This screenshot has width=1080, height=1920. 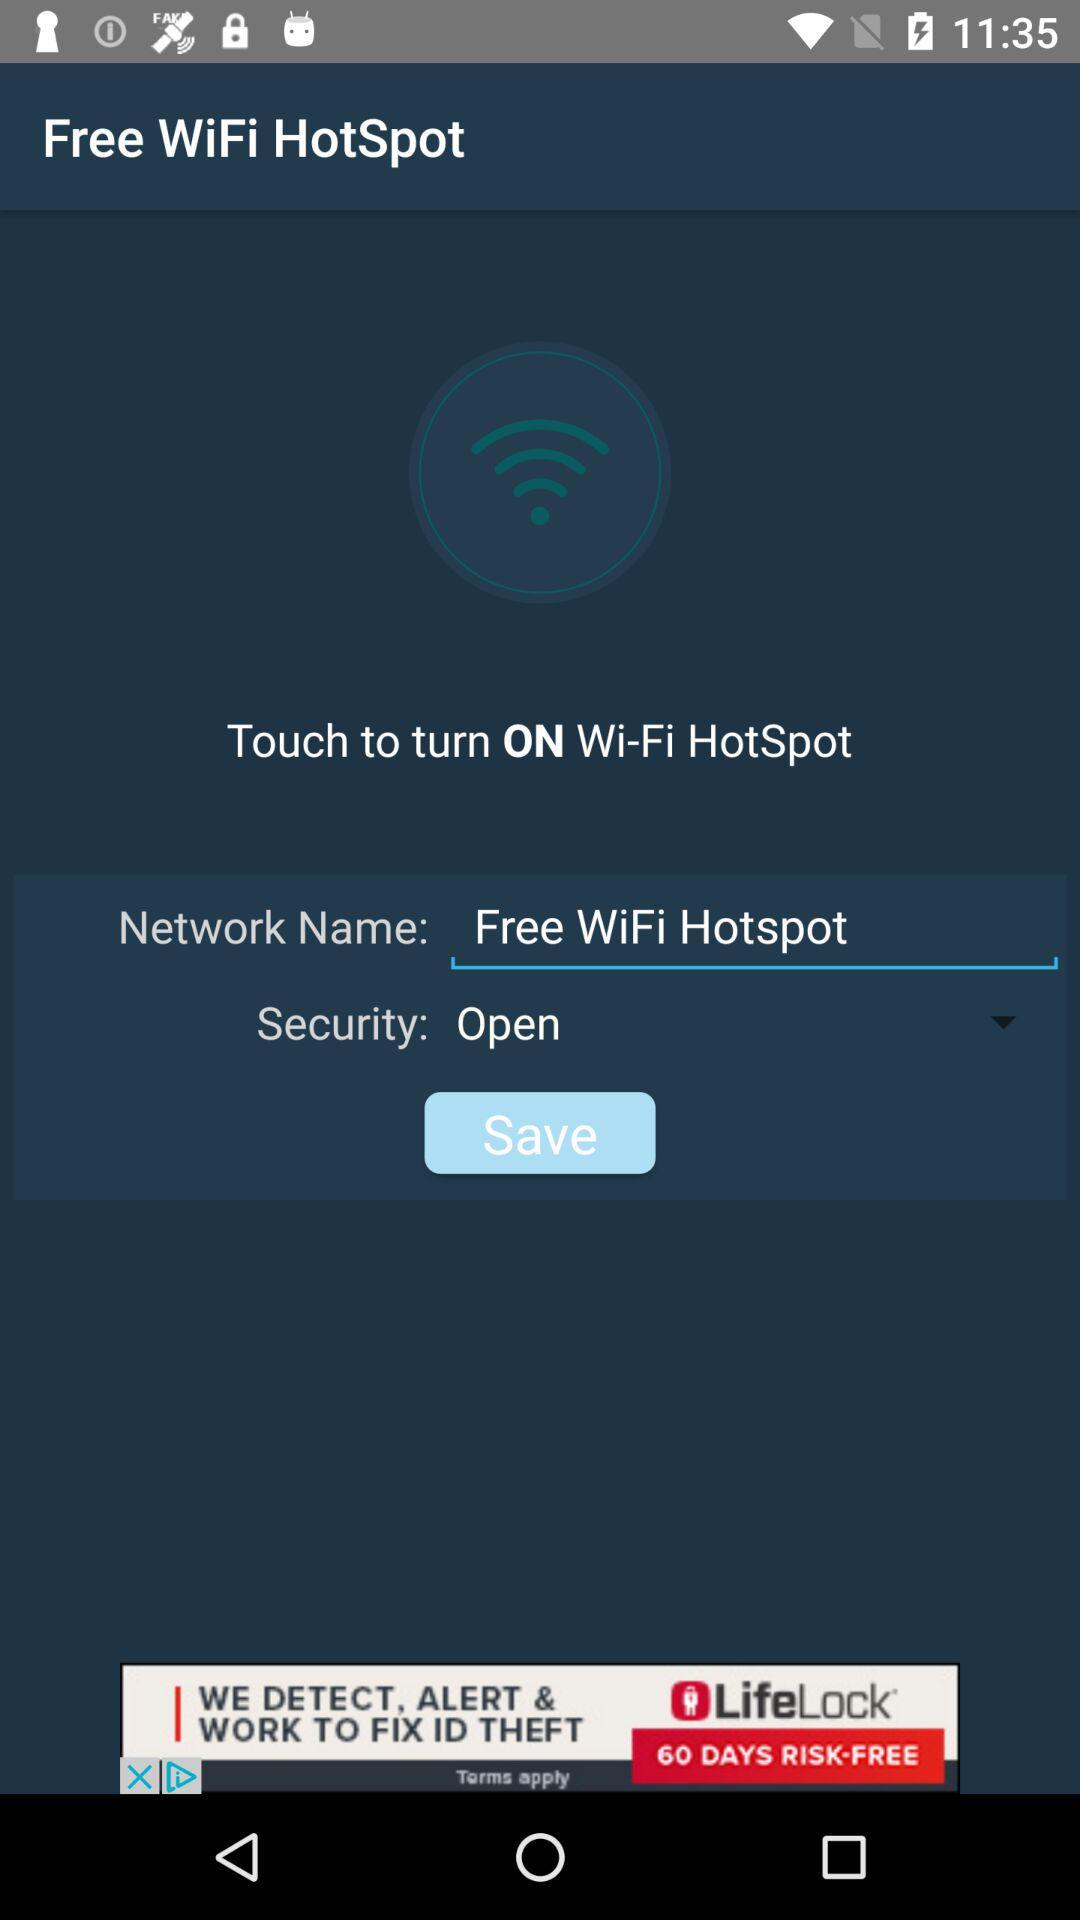 I want to click on open advertisement, so click(x=540, y=1727).